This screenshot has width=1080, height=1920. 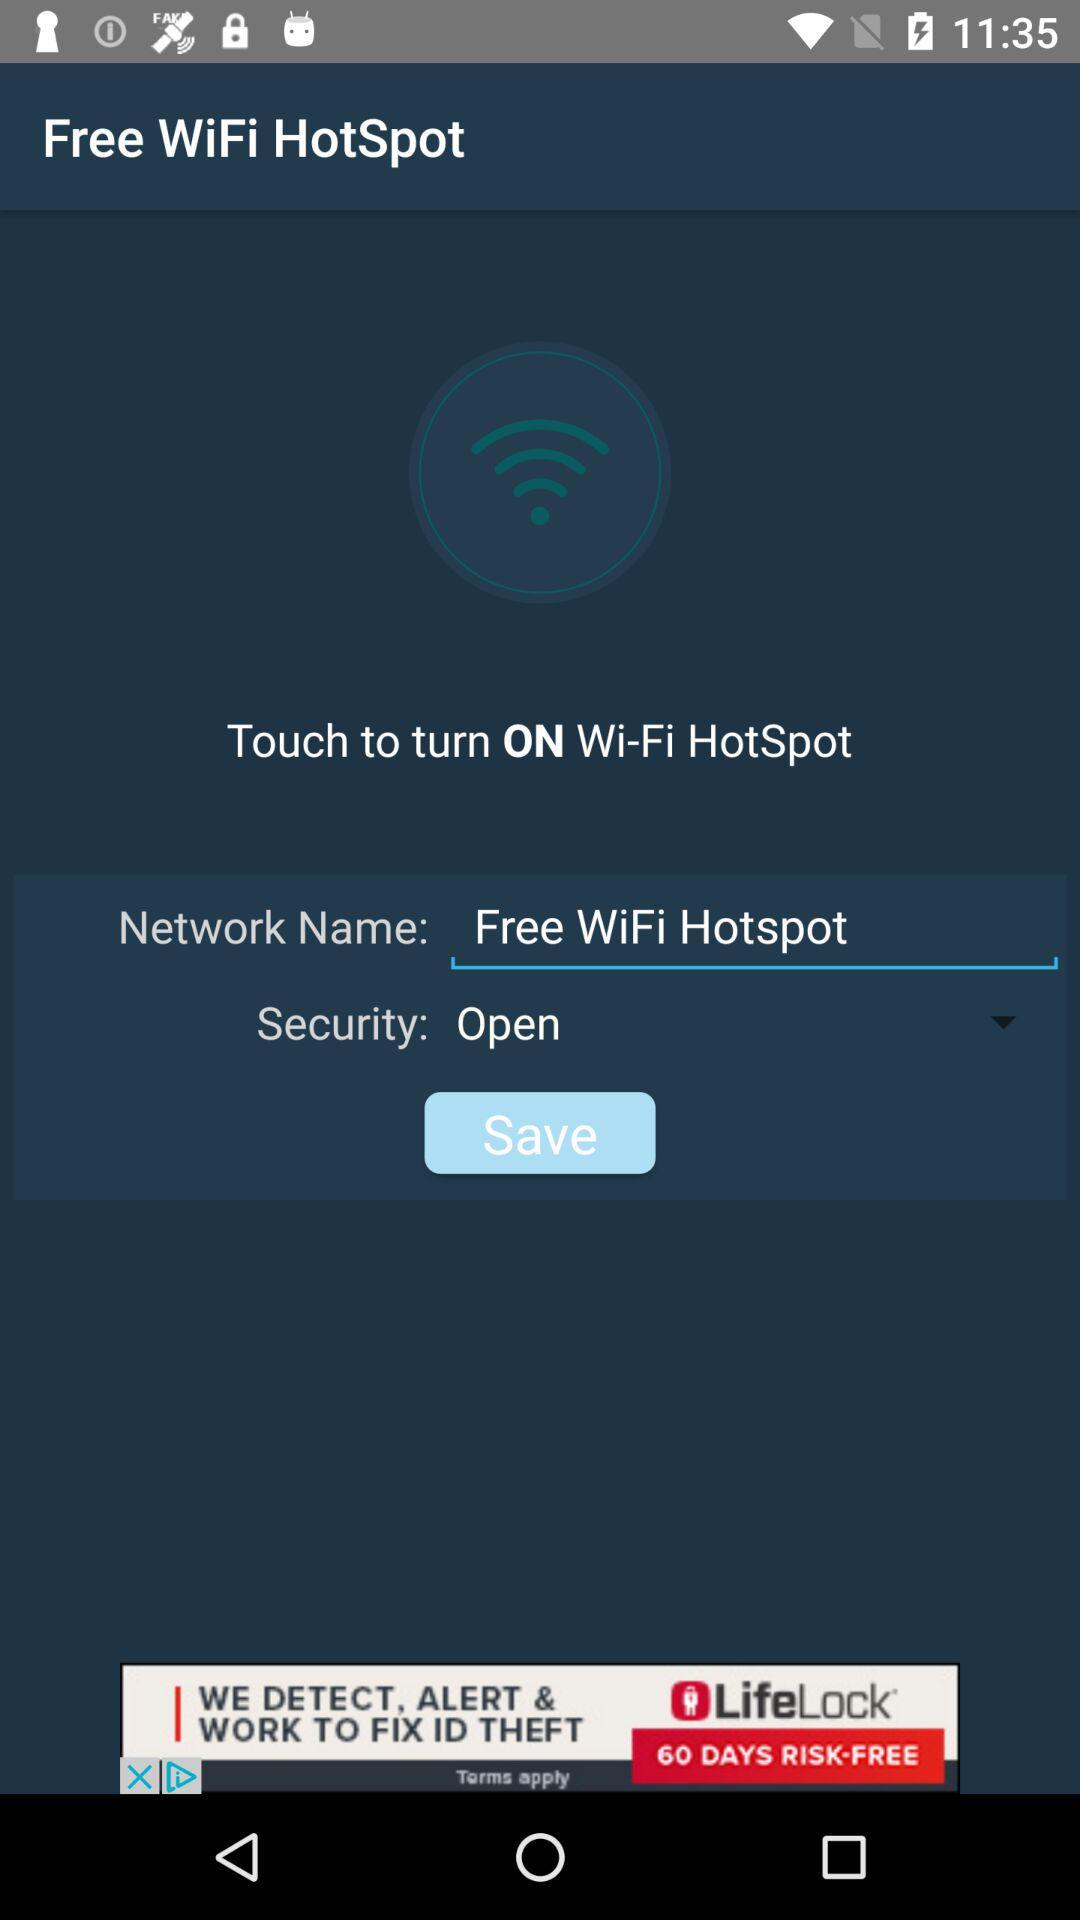 I want to click on open advertisement, so click(x=540, y=1727).